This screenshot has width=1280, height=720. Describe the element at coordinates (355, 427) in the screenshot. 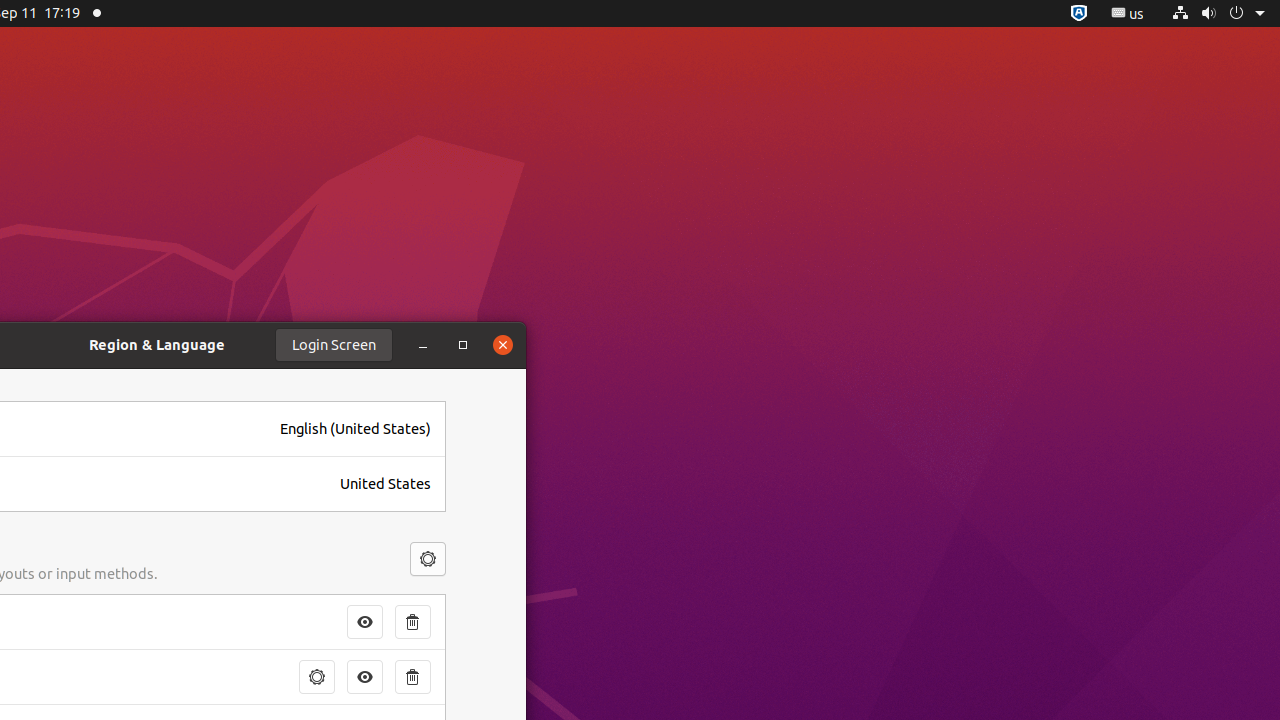

I see `'English (United States)'` at that location.